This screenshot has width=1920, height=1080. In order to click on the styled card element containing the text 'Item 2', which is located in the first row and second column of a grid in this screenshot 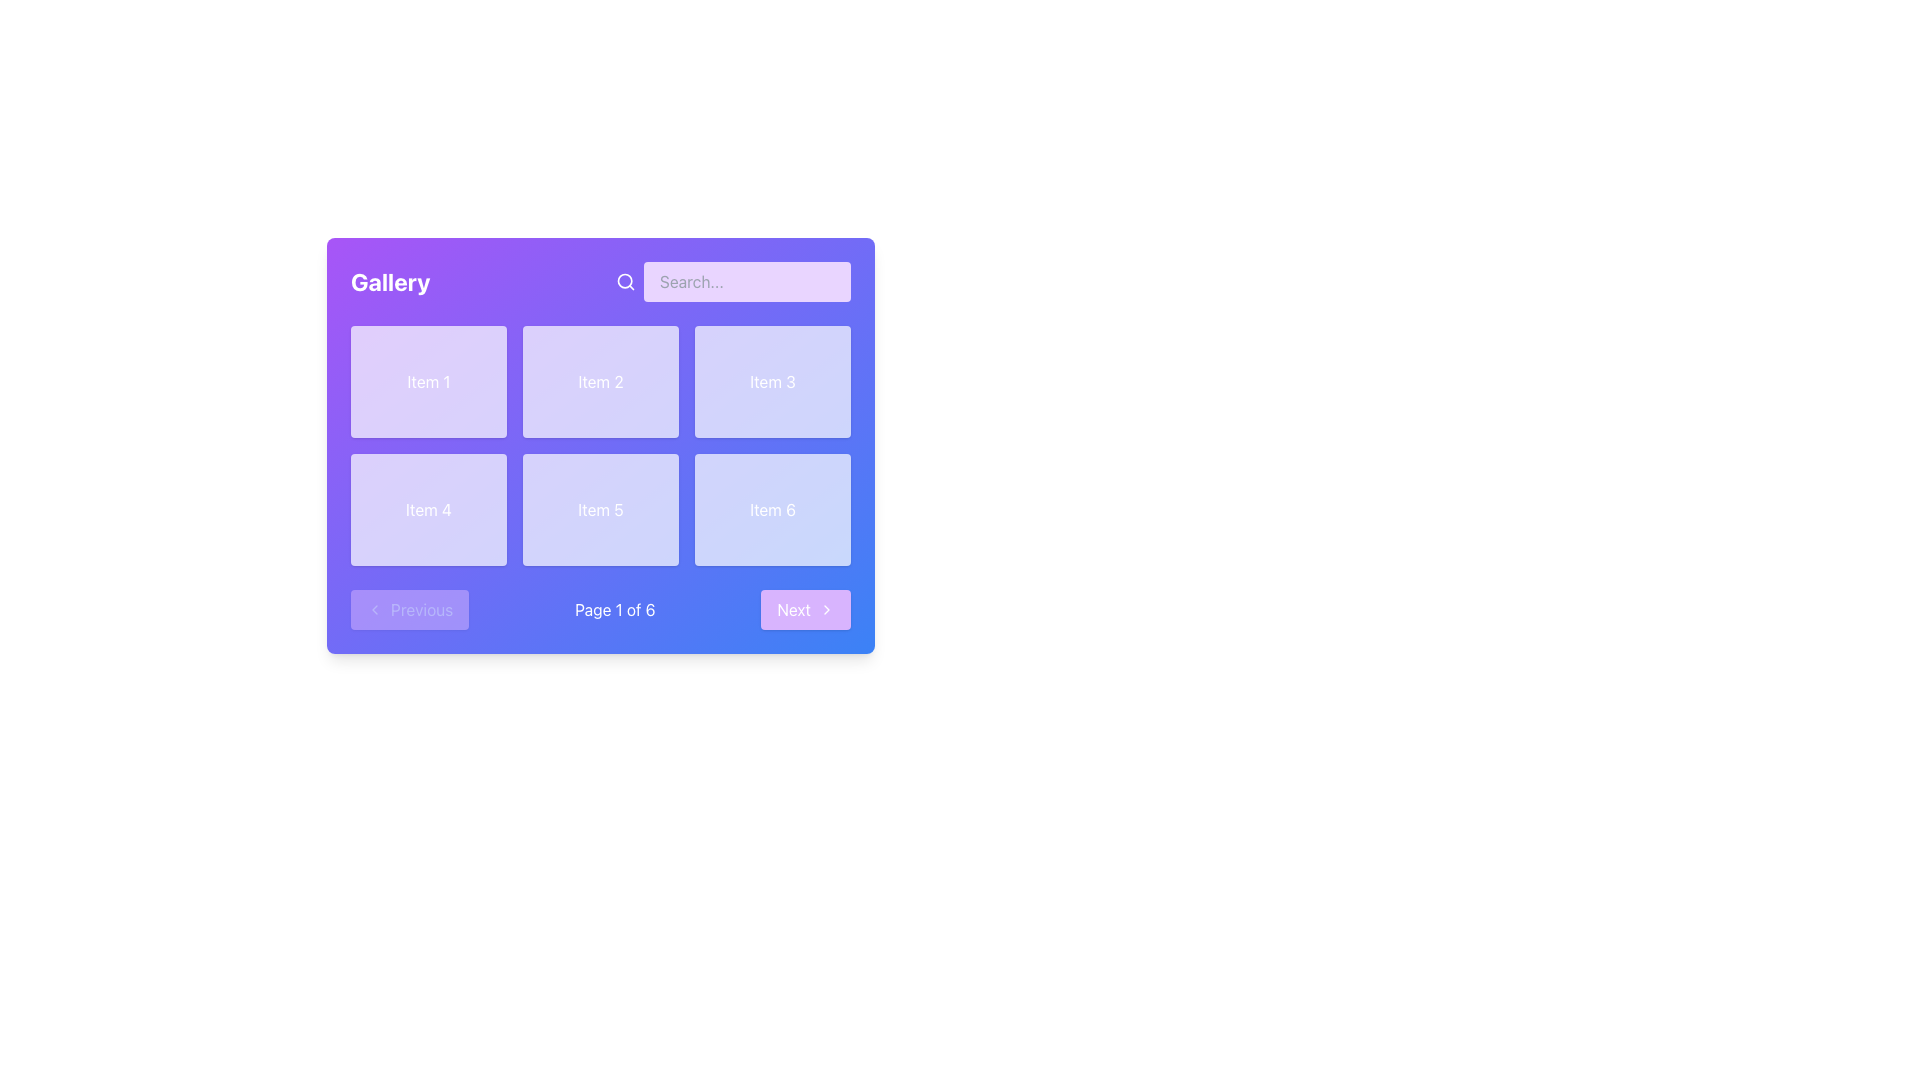, I will do `click(599, 381)`.